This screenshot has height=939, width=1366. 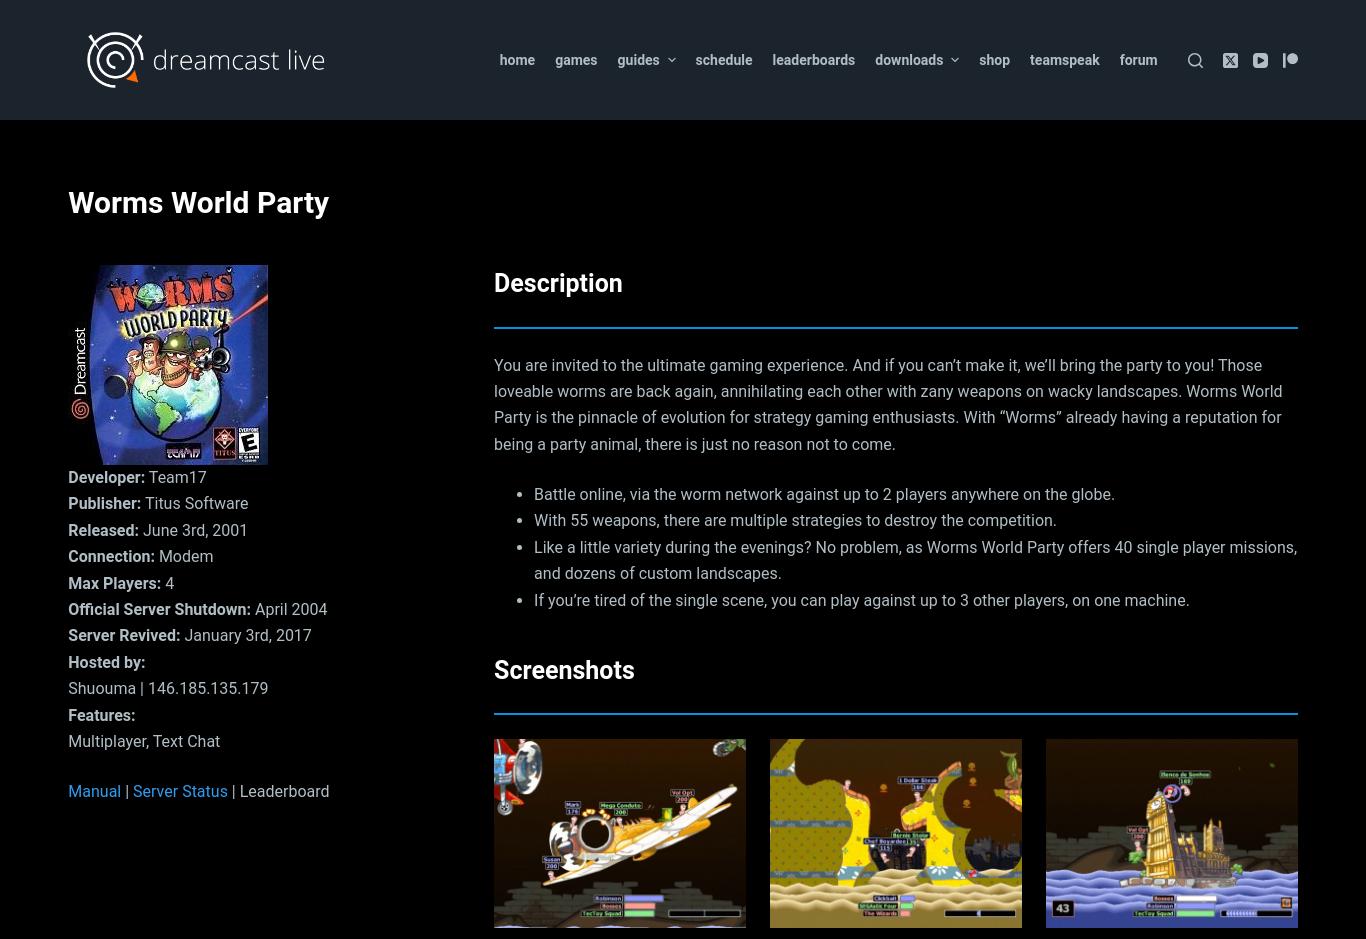 I want to click on 'Great to experience a classic online through the Dreamcast', so click(x=68, y=783).